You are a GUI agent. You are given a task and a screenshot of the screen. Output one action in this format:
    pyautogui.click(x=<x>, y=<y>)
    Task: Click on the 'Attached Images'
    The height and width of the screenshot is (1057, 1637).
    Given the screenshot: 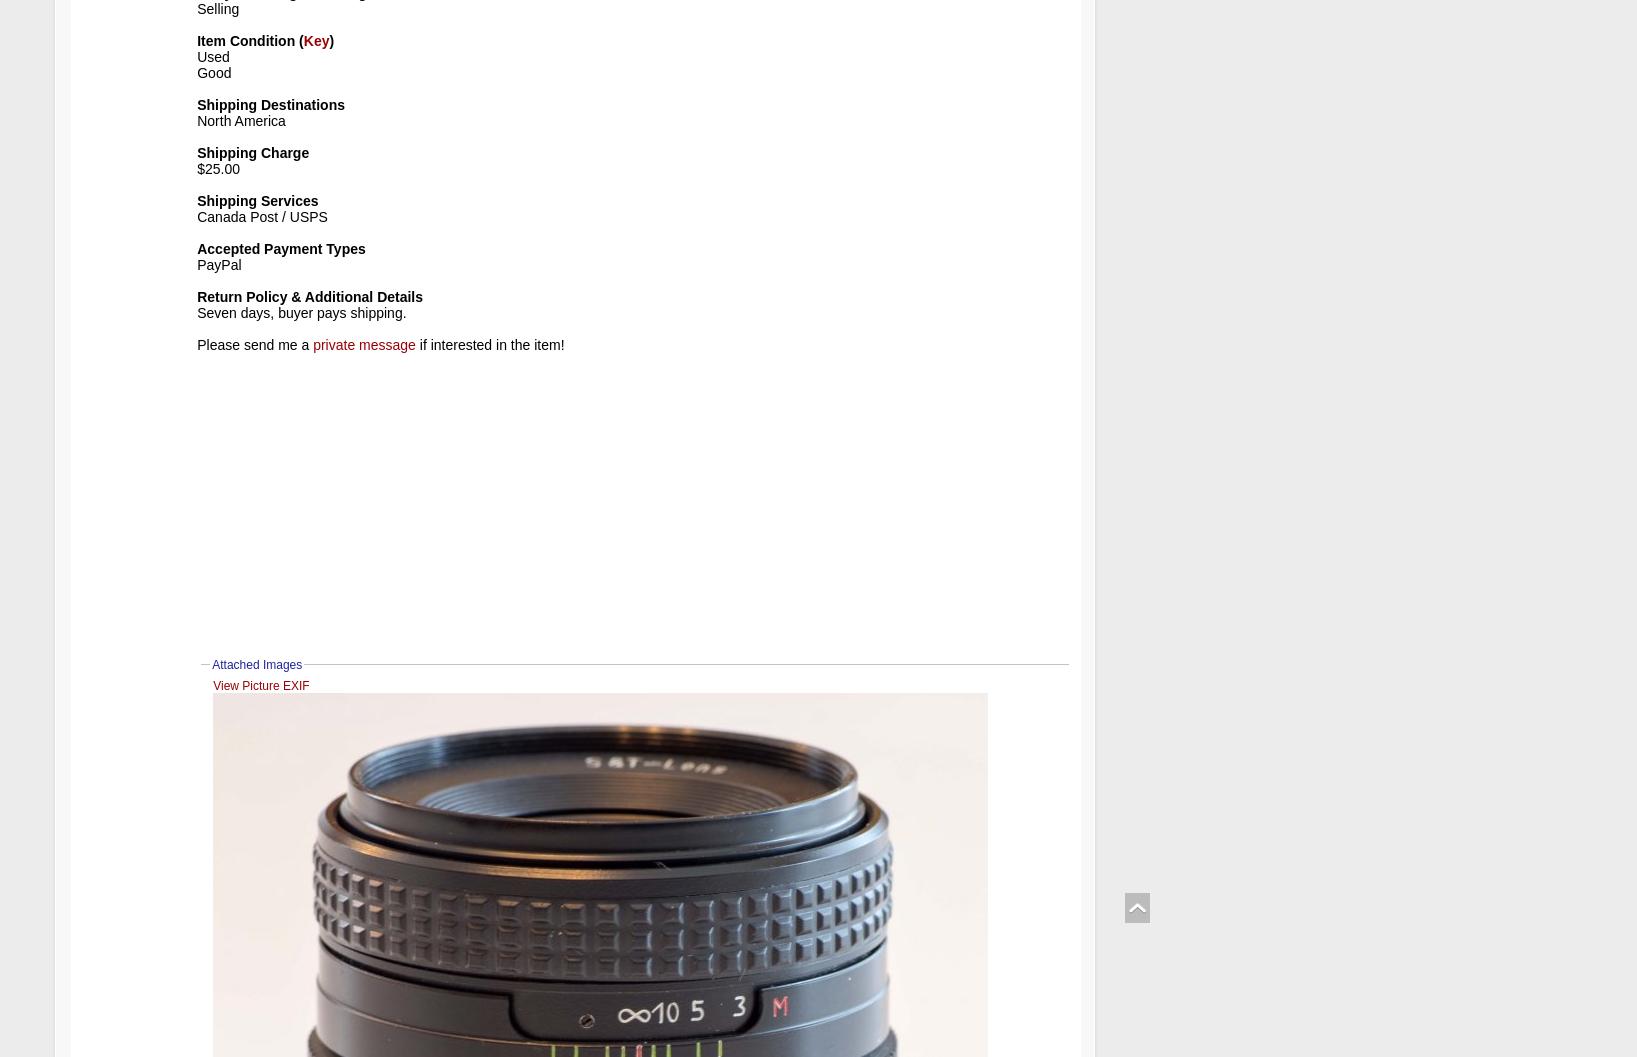 What is the action you would take?
    pyautogui.click(x=256, y=664)
    